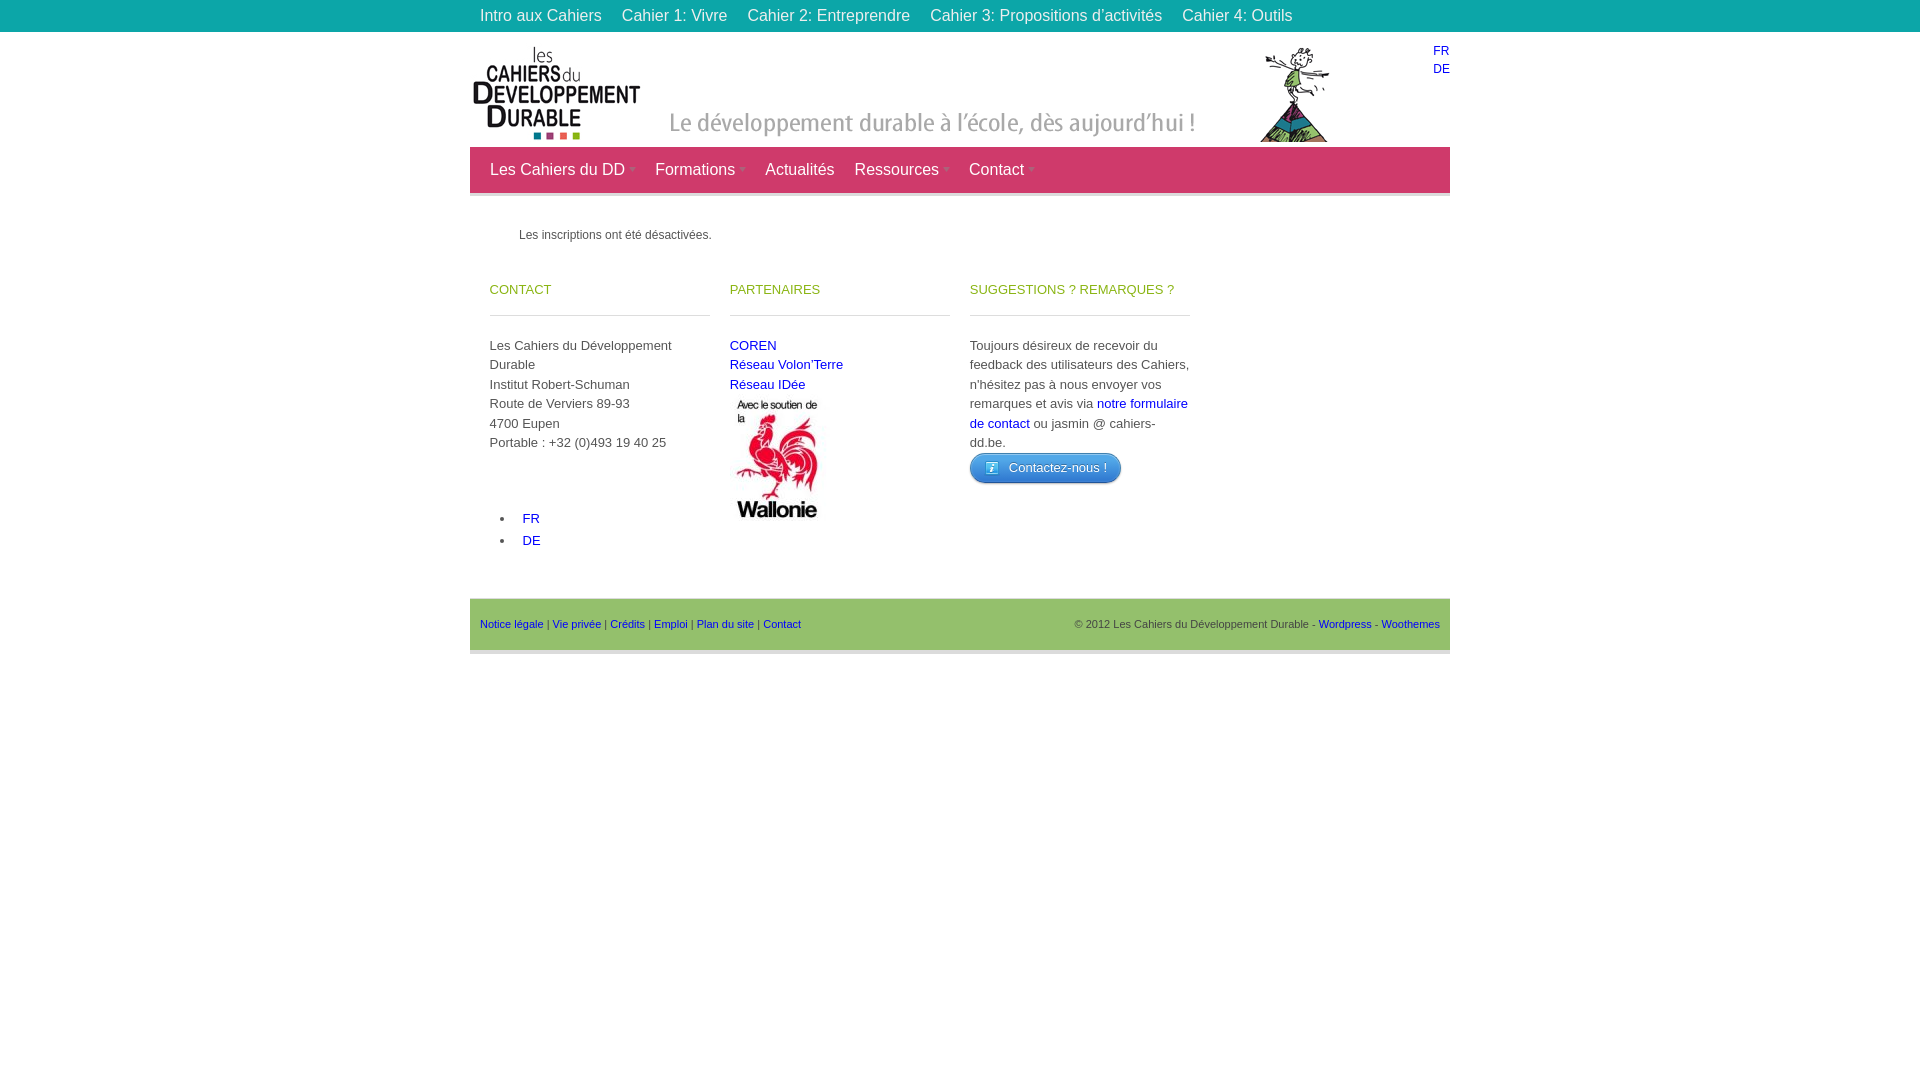  What do you see at coordinates (1441, 68) in the screenshot?
I see `'DE'` at bounding box center [1441, 68].